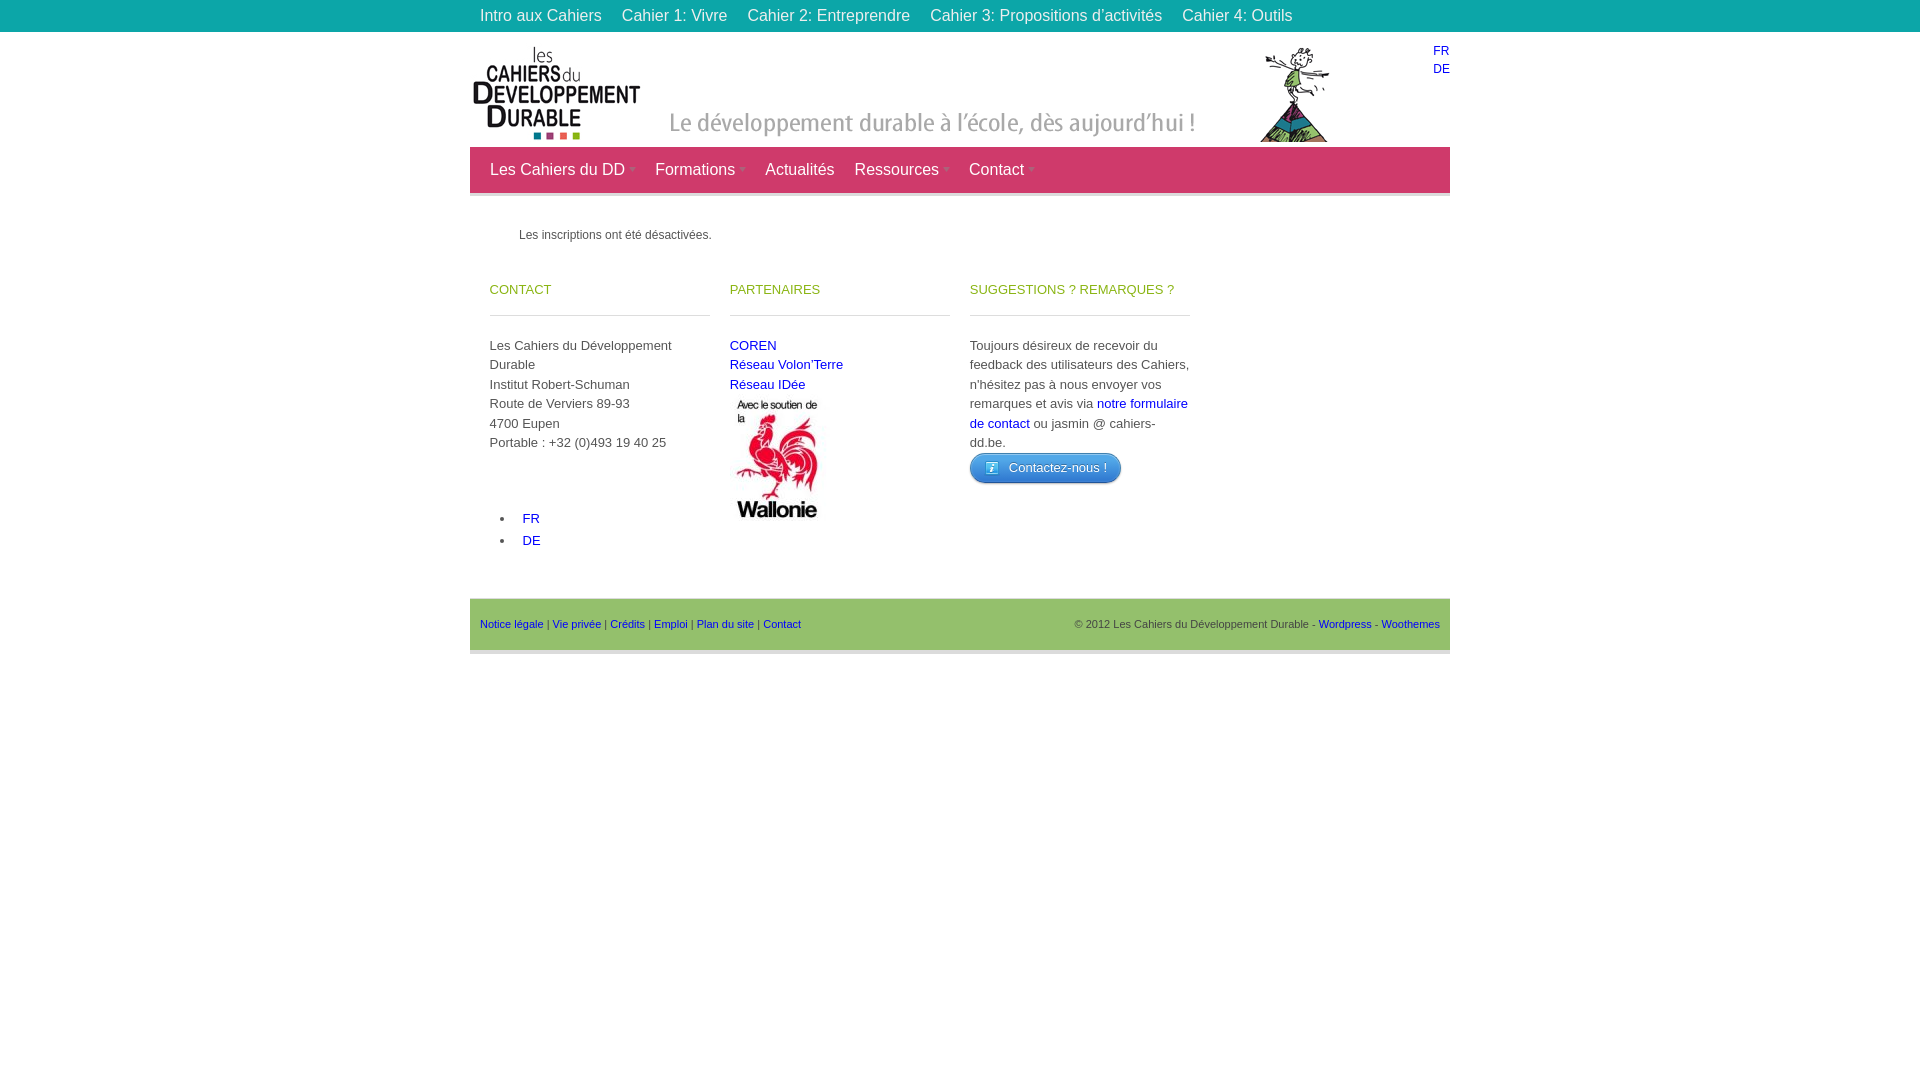  What do you see at coordinates (1441, 68) in the screenshot?
I see `'DE'` at bounding box center [1441, 68].